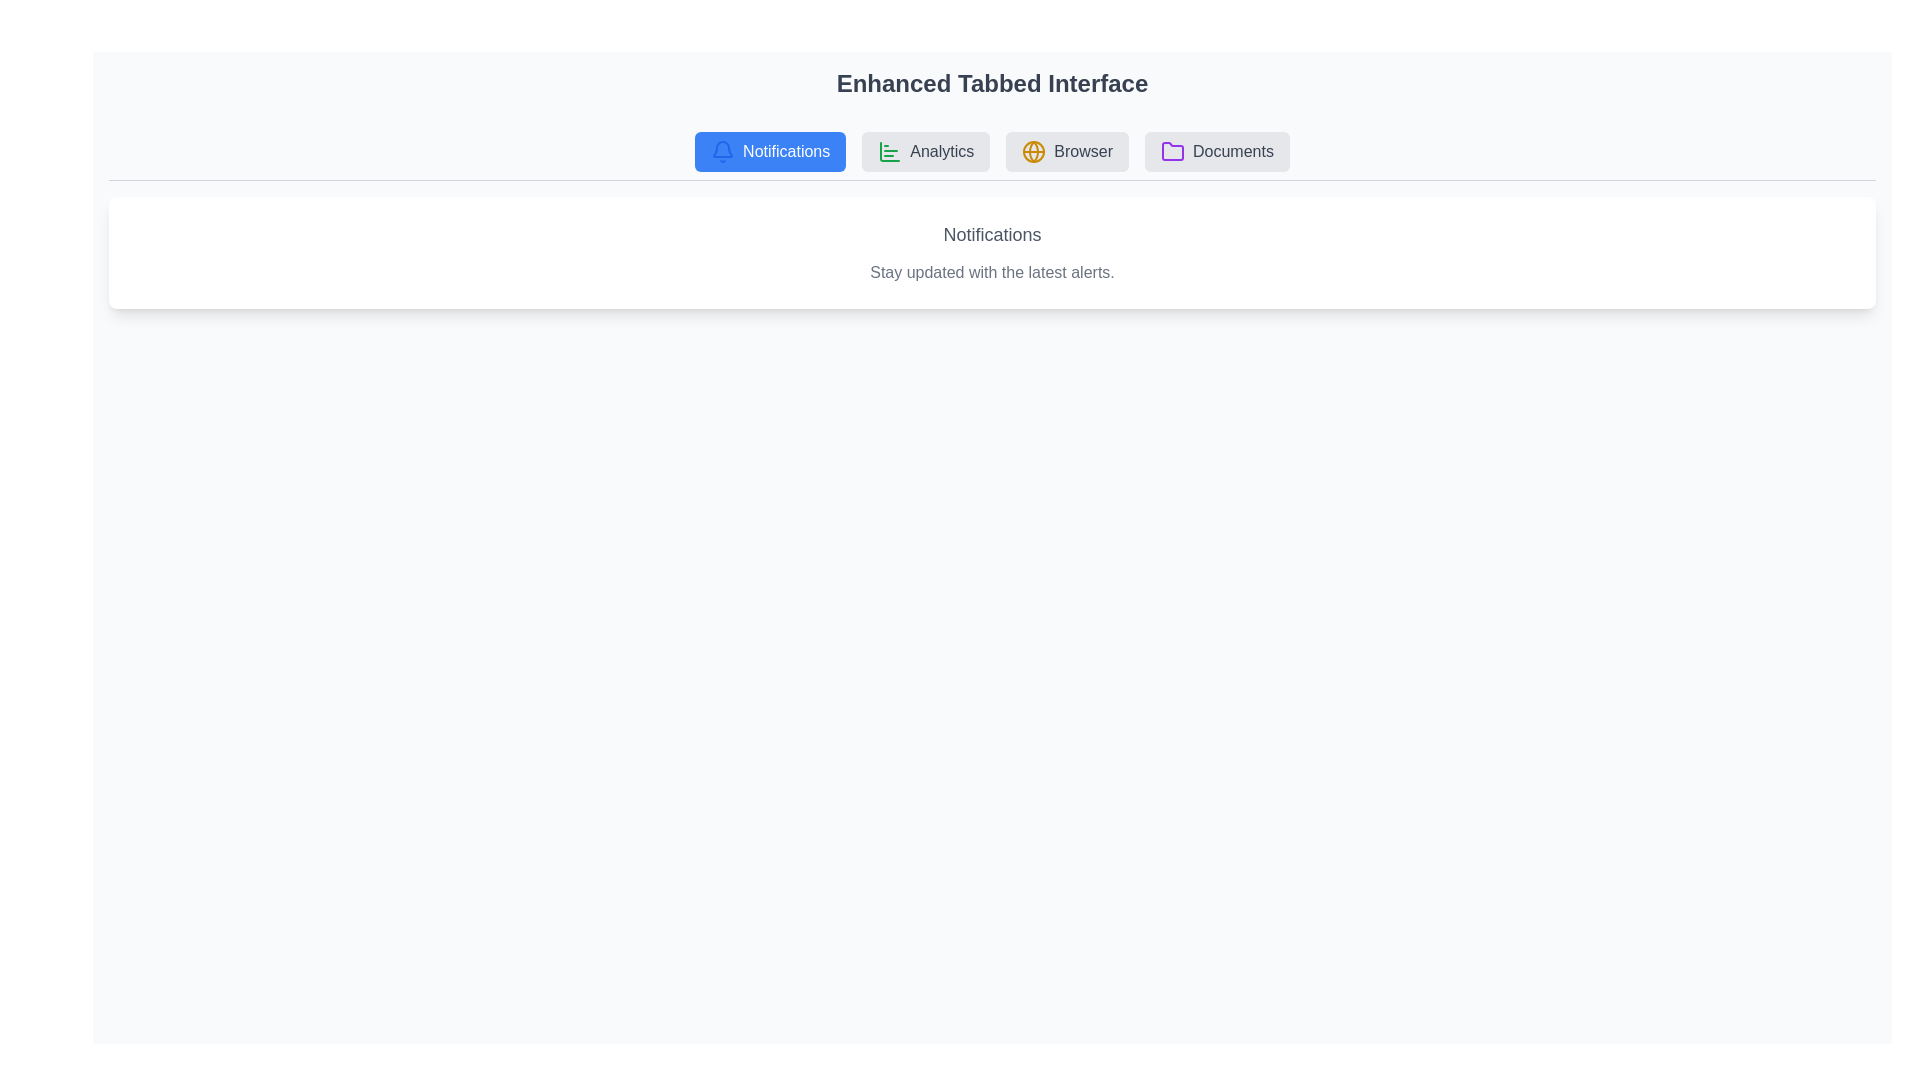 This screenshot has width=1920, height=1080. Describe the element at coordinates (1067, 150) in the screenshot. I see `the tab labeled Browser` at that location.